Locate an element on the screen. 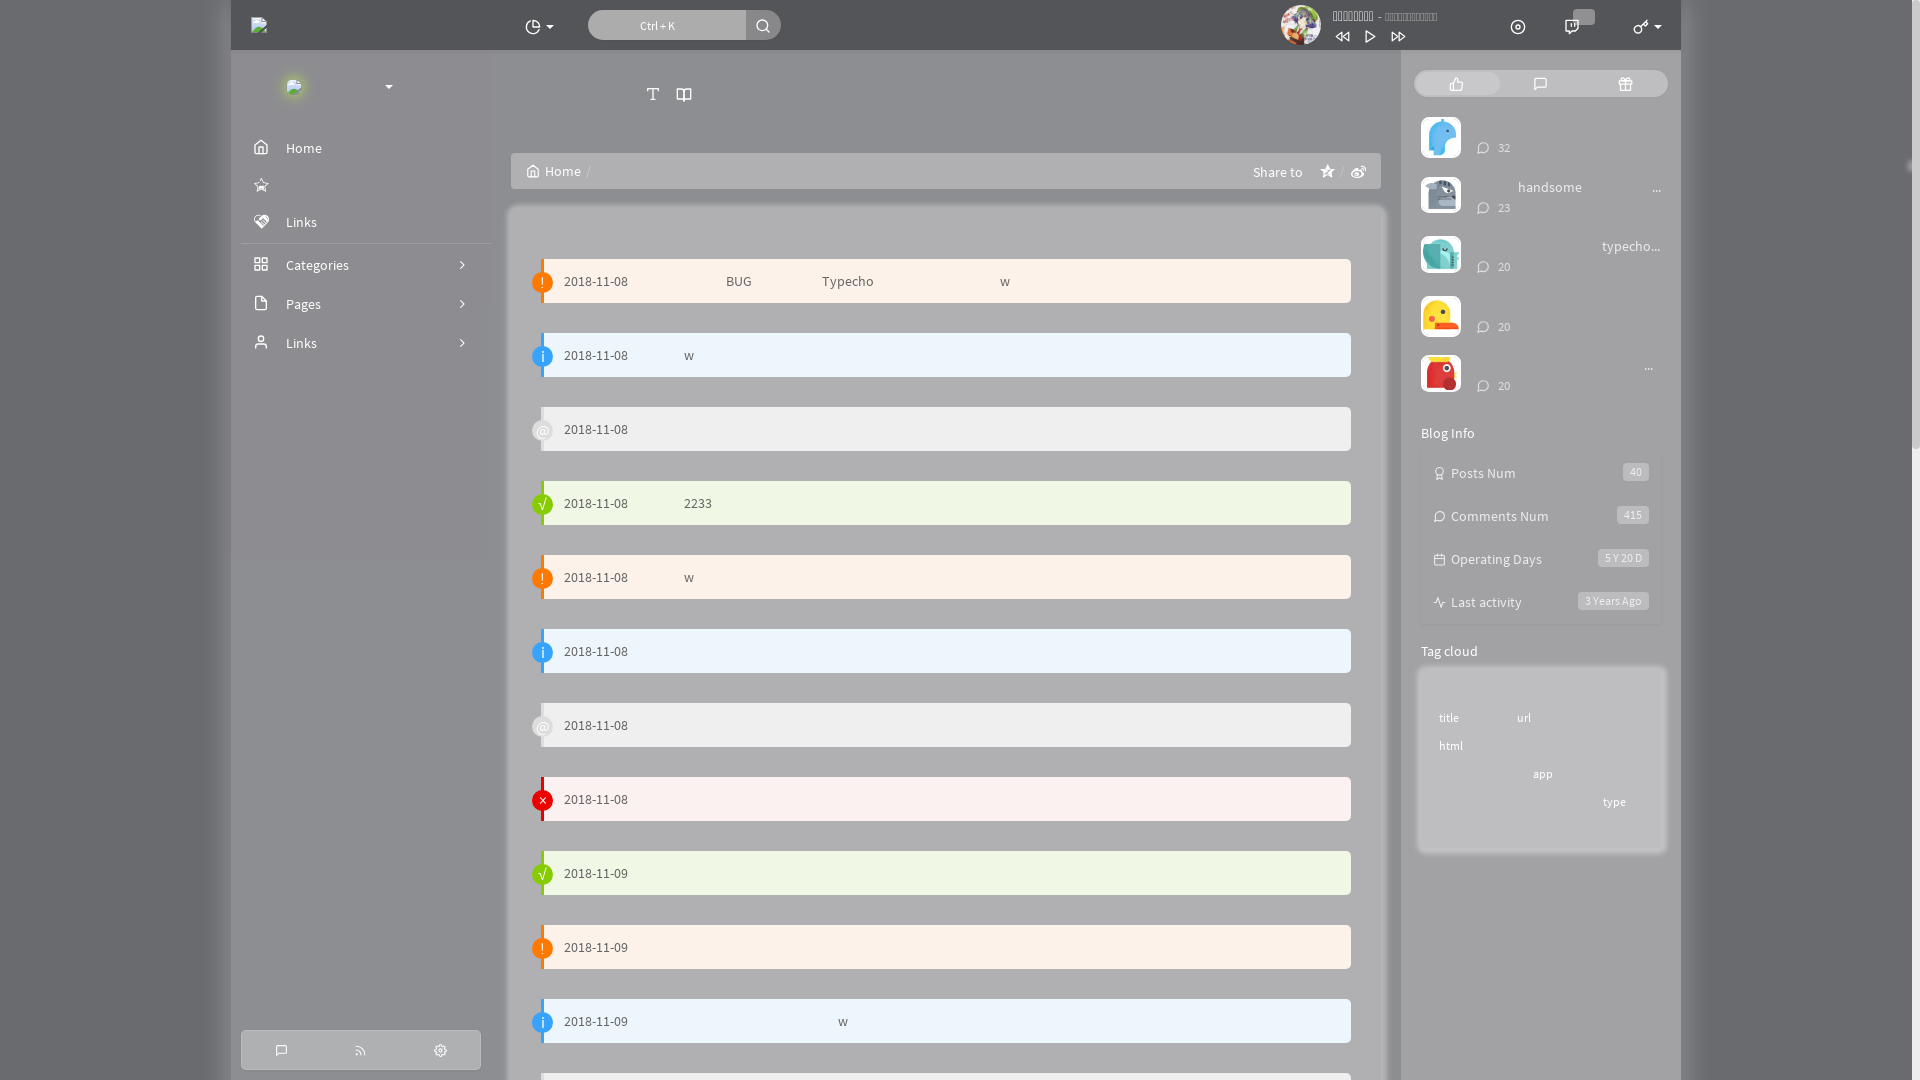 The height and width of the screenshot is (1080, 1920). 'type' is located at coordinates (1614, 801).